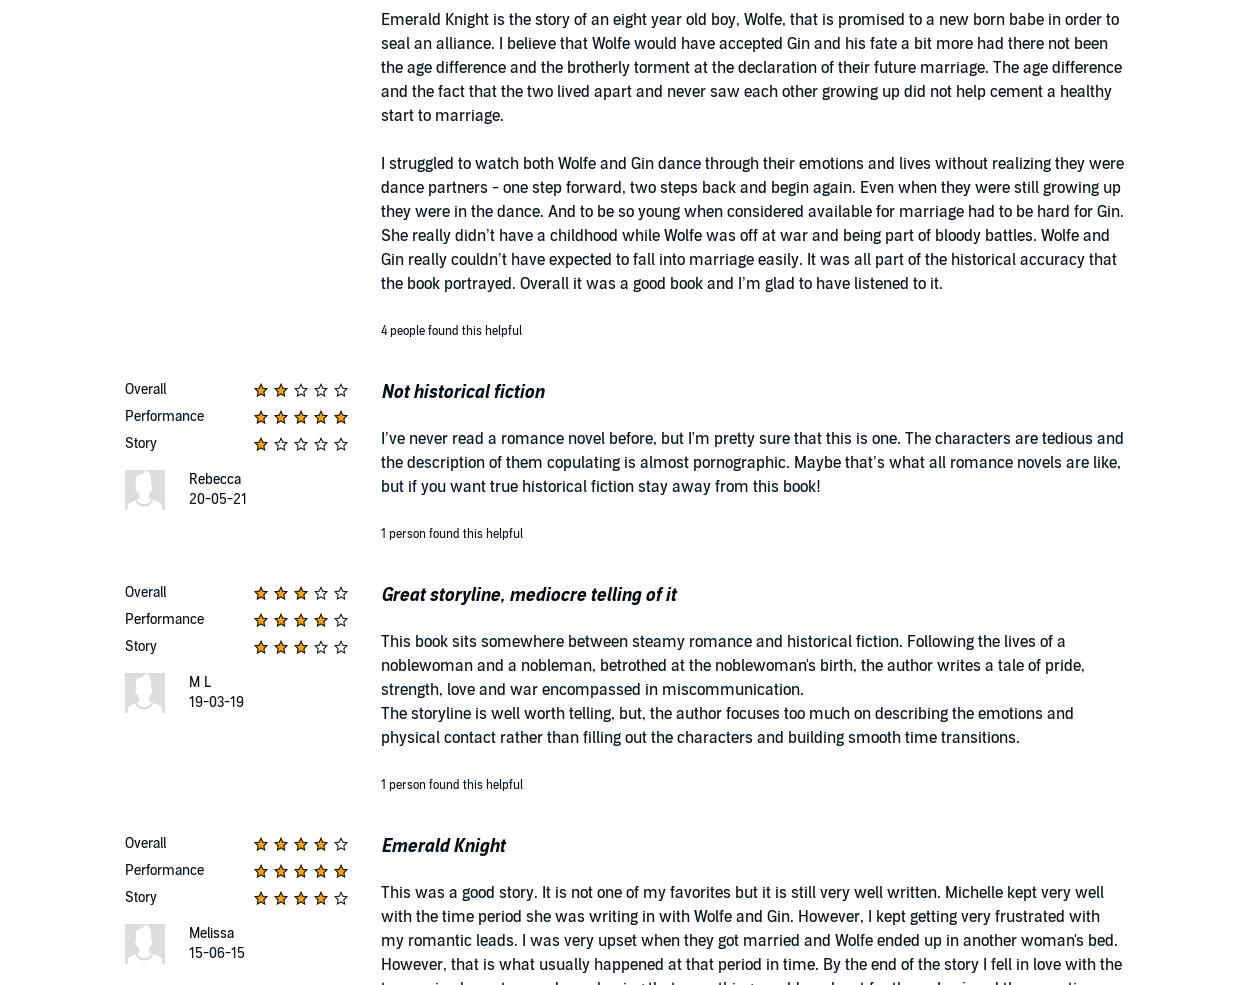 Image resolution: width=1250 pixels, height=985 pixels. Describe the element at coordinates (461, 392) in the screenshot. I see `'Not historical fiction'` at that location.